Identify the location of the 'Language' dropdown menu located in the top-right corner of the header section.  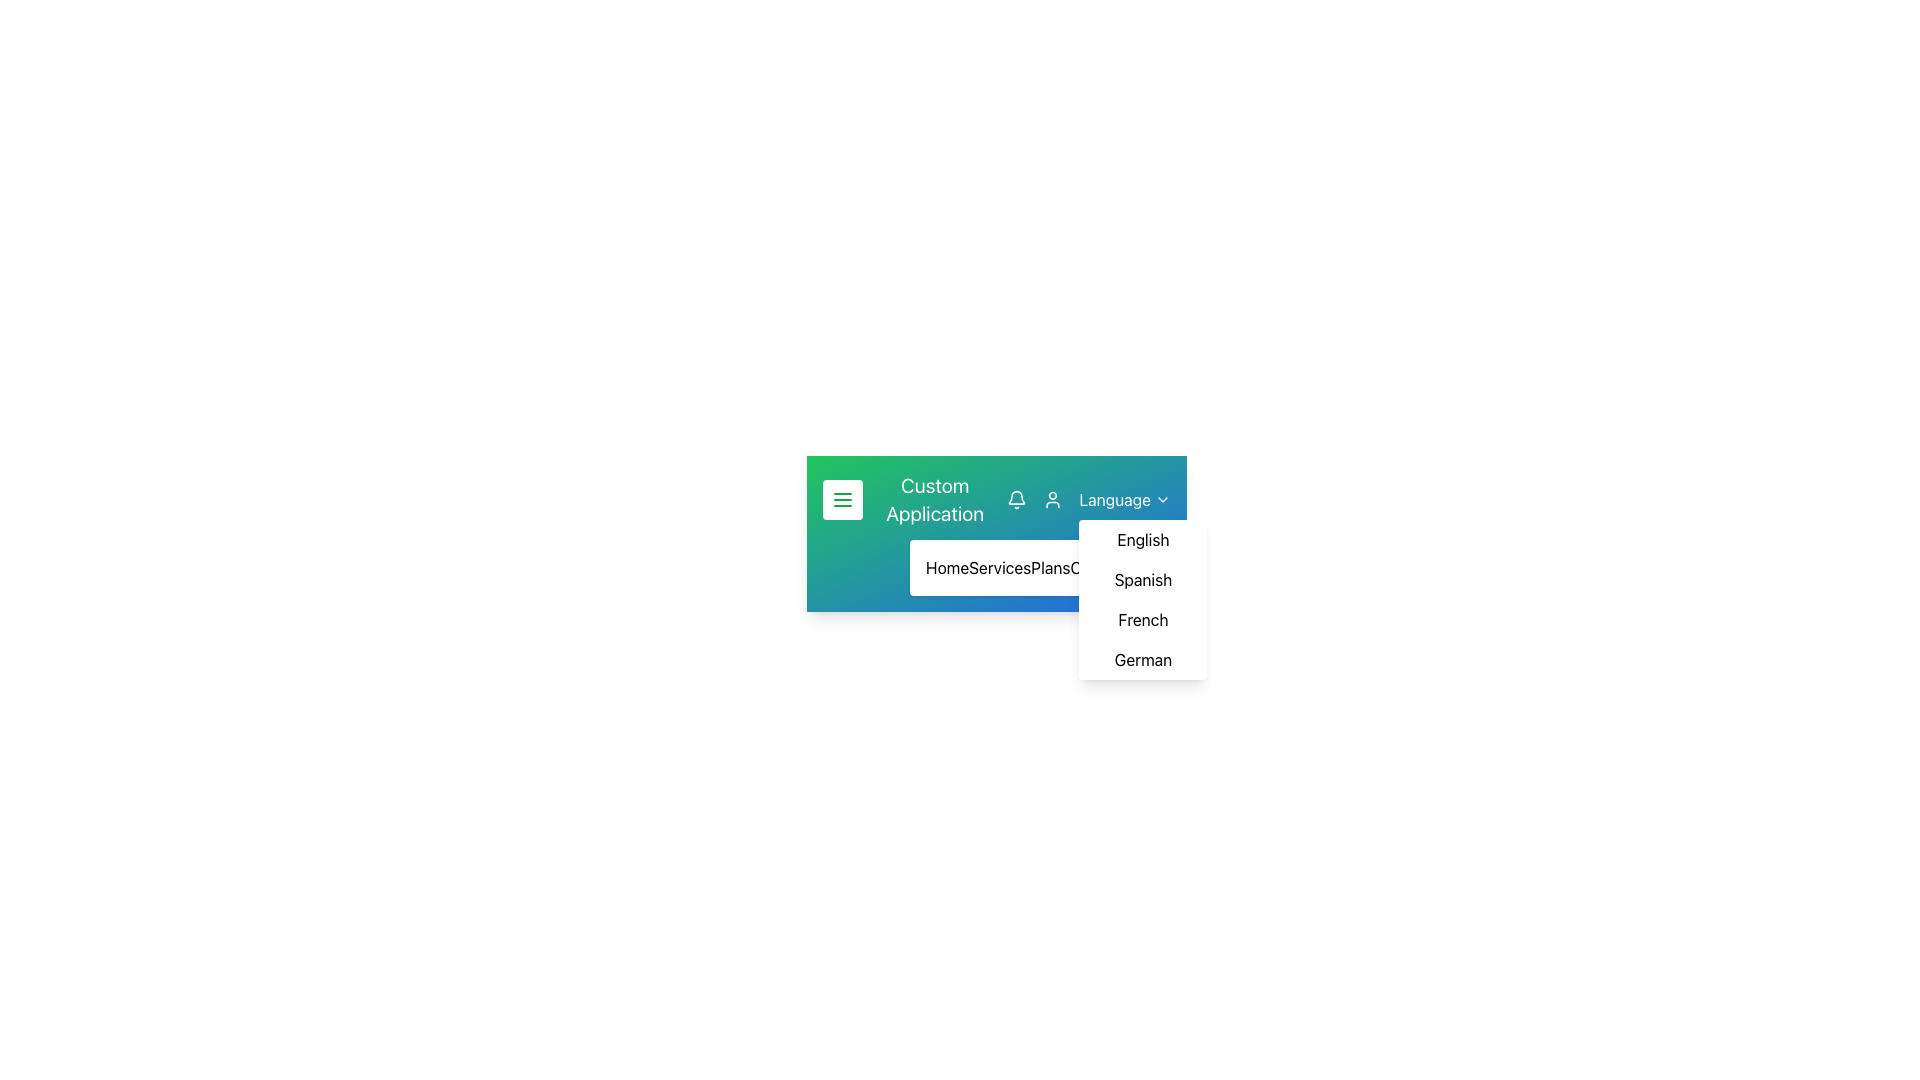
(1088, 499).